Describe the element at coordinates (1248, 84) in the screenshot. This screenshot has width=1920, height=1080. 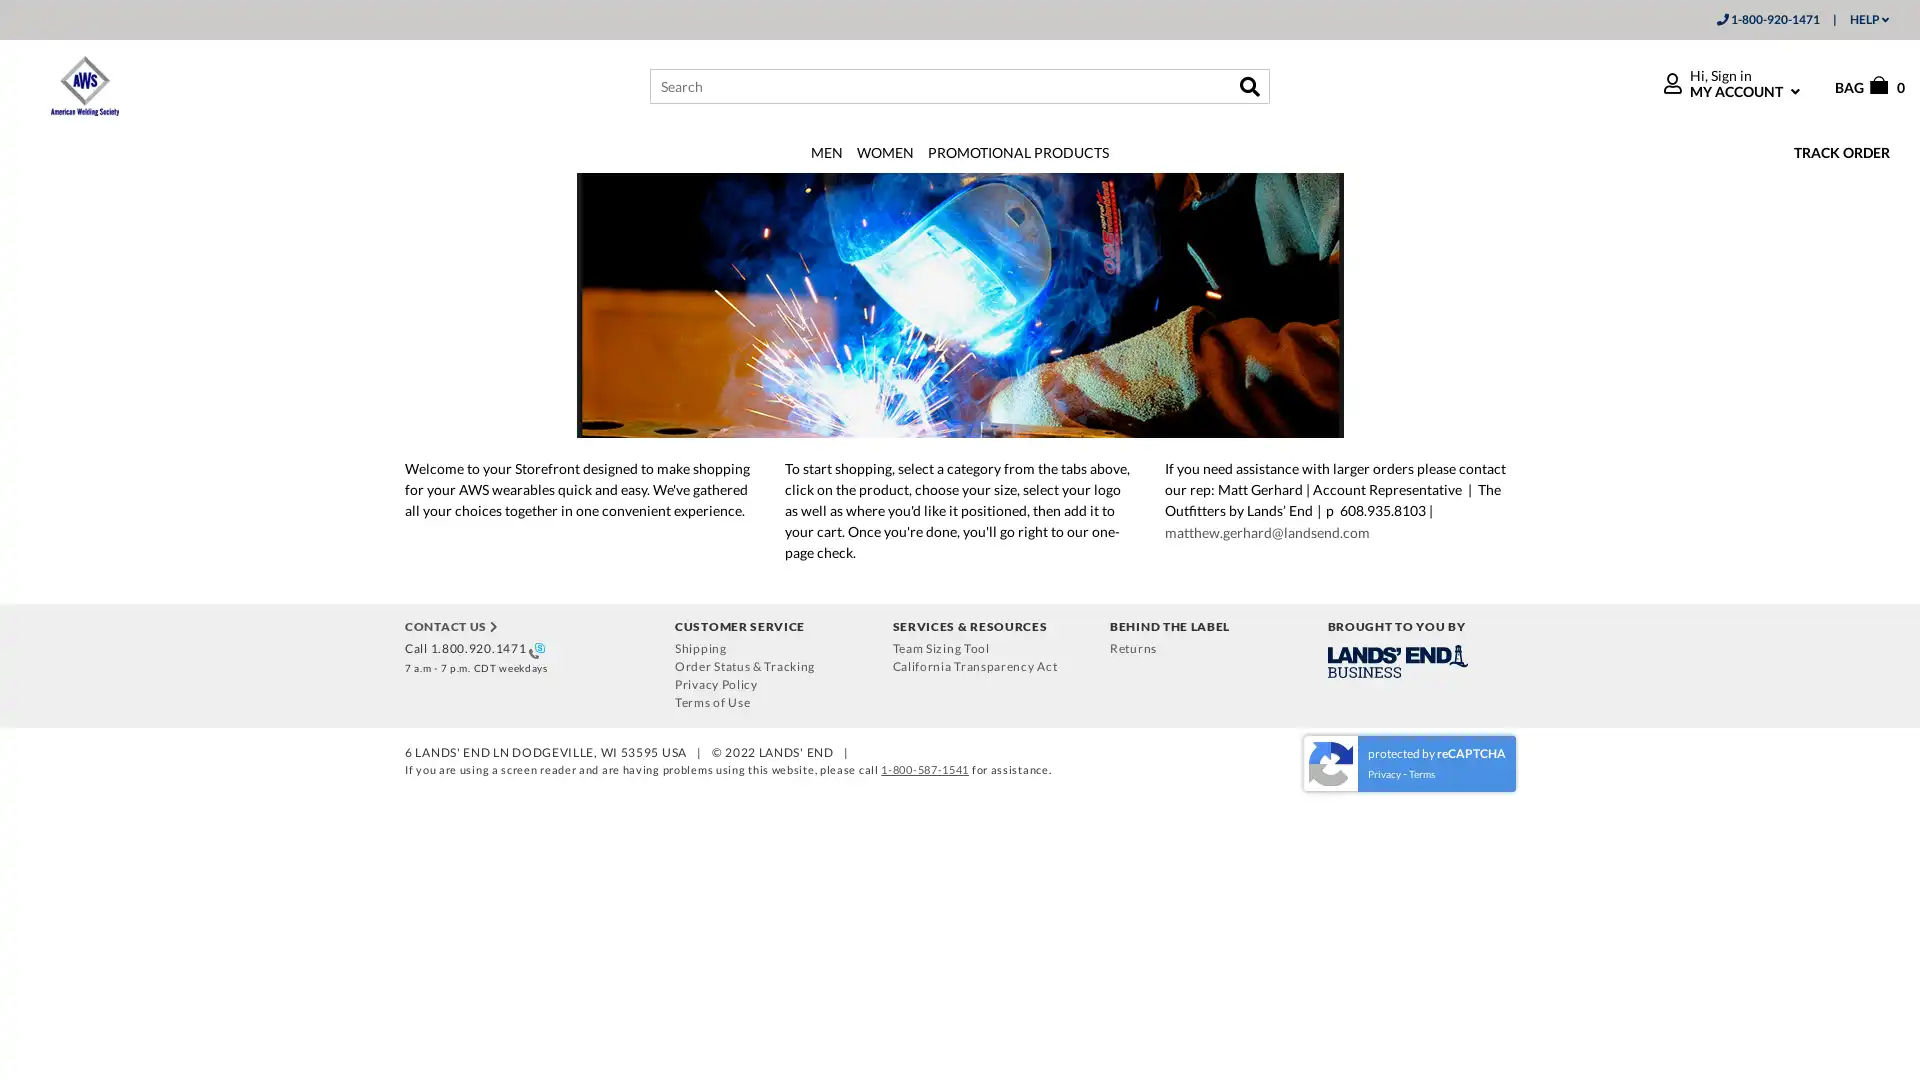
I see `search` at that location.